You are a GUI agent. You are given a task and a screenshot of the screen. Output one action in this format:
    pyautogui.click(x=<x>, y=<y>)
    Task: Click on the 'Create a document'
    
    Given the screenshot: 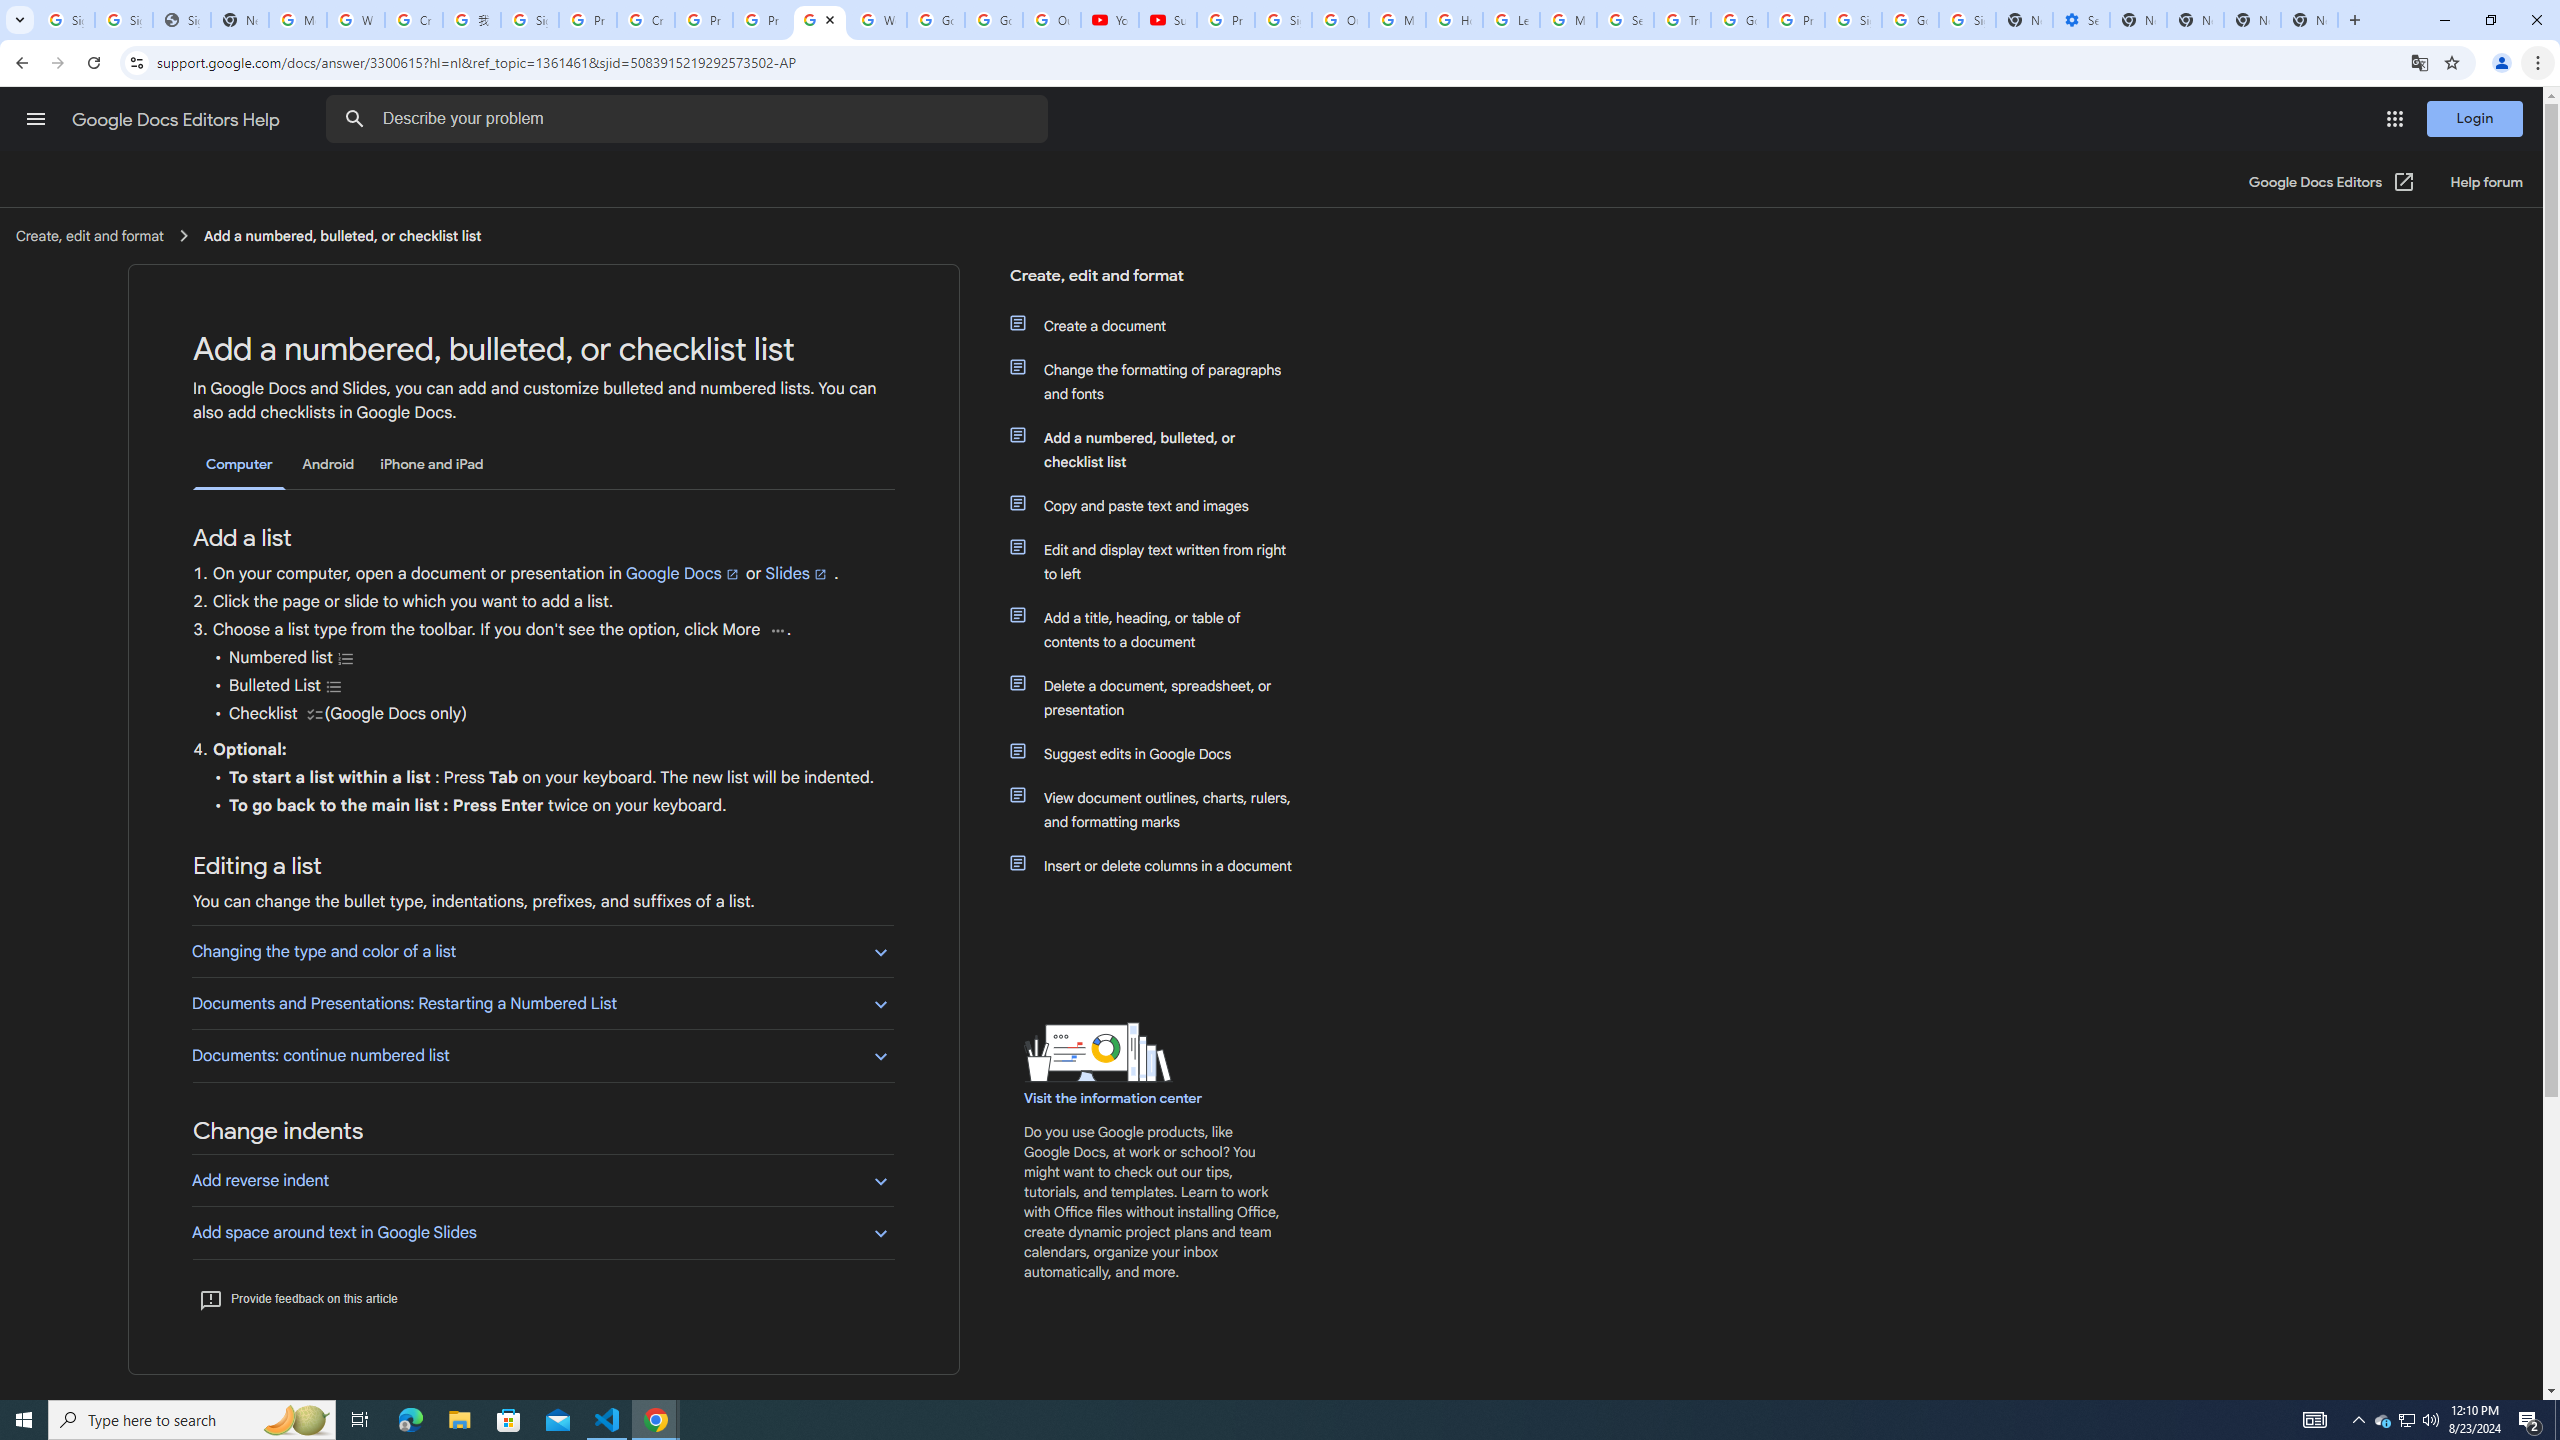 What is the action you would take?
    pyautogui.click(x=1162, y=325)
    